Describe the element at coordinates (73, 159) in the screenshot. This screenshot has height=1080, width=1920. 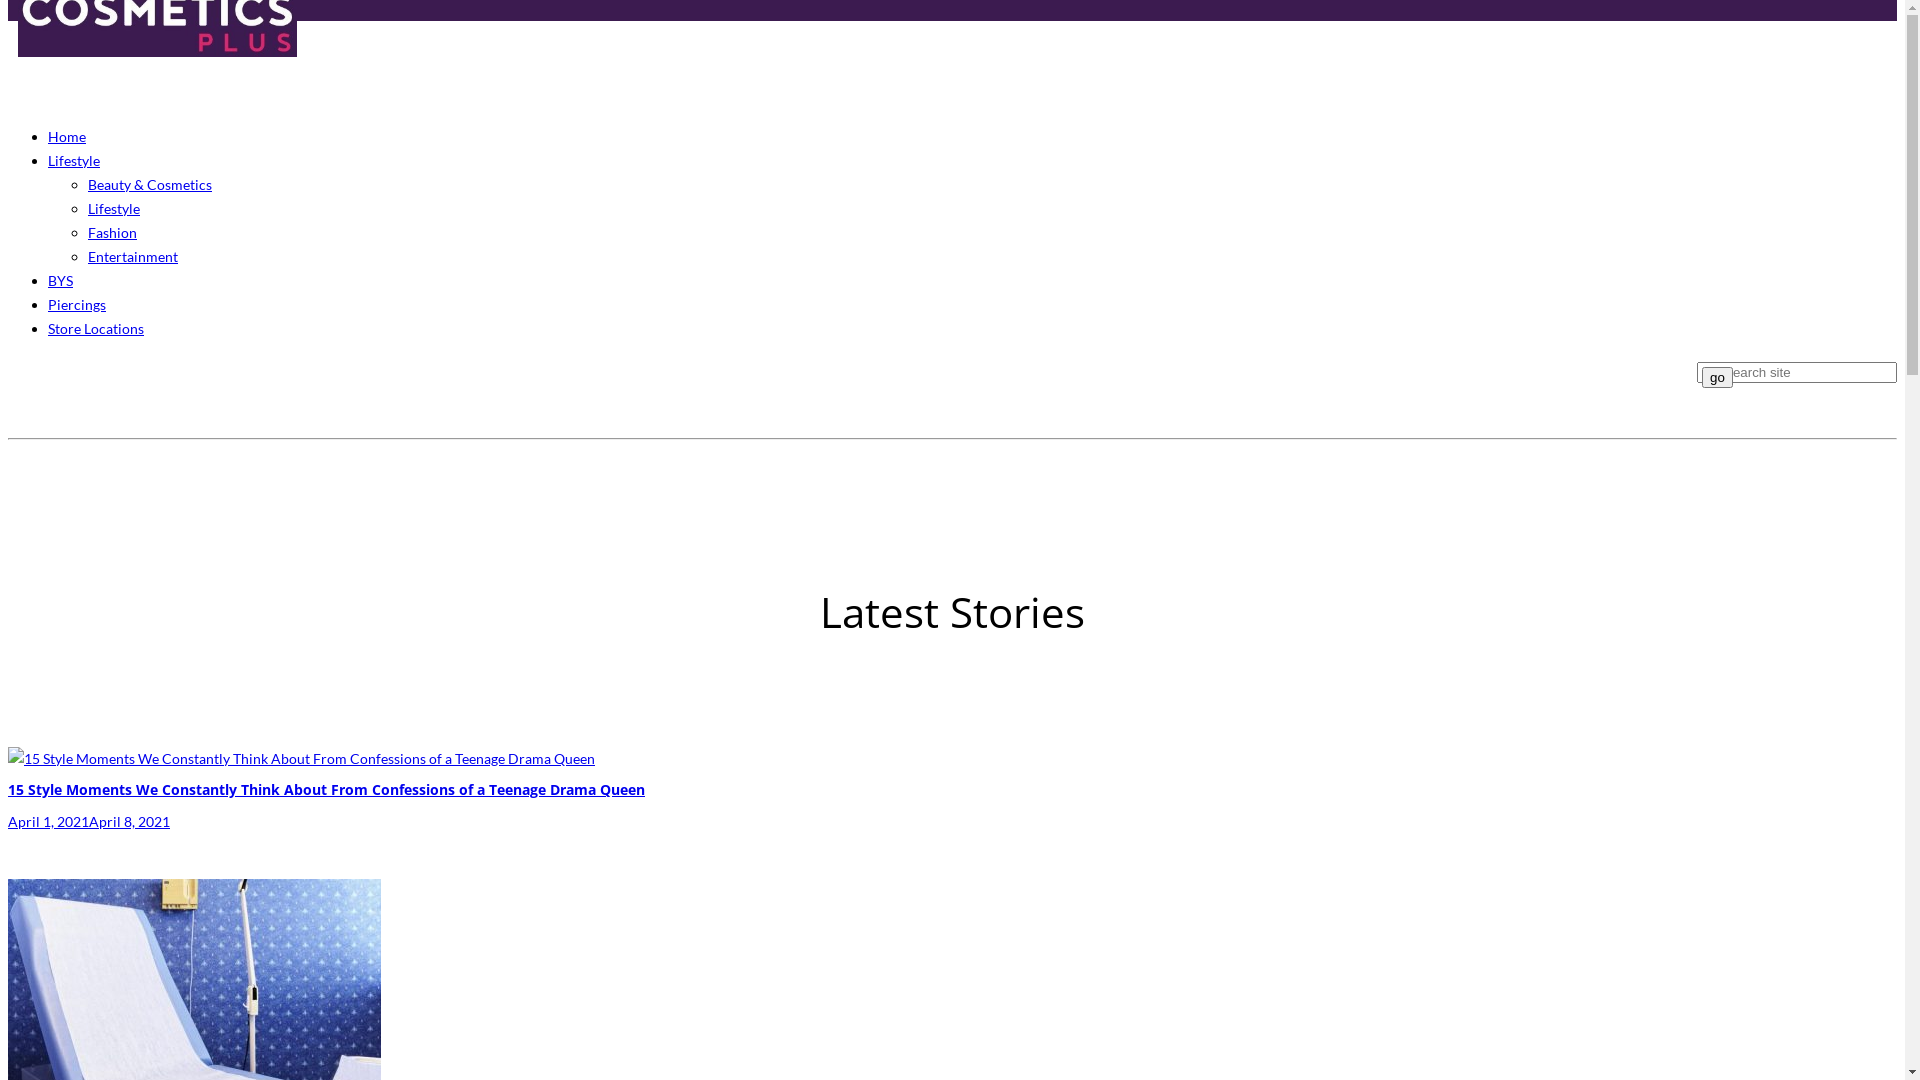
I see `'Lifestyle'` at that location.